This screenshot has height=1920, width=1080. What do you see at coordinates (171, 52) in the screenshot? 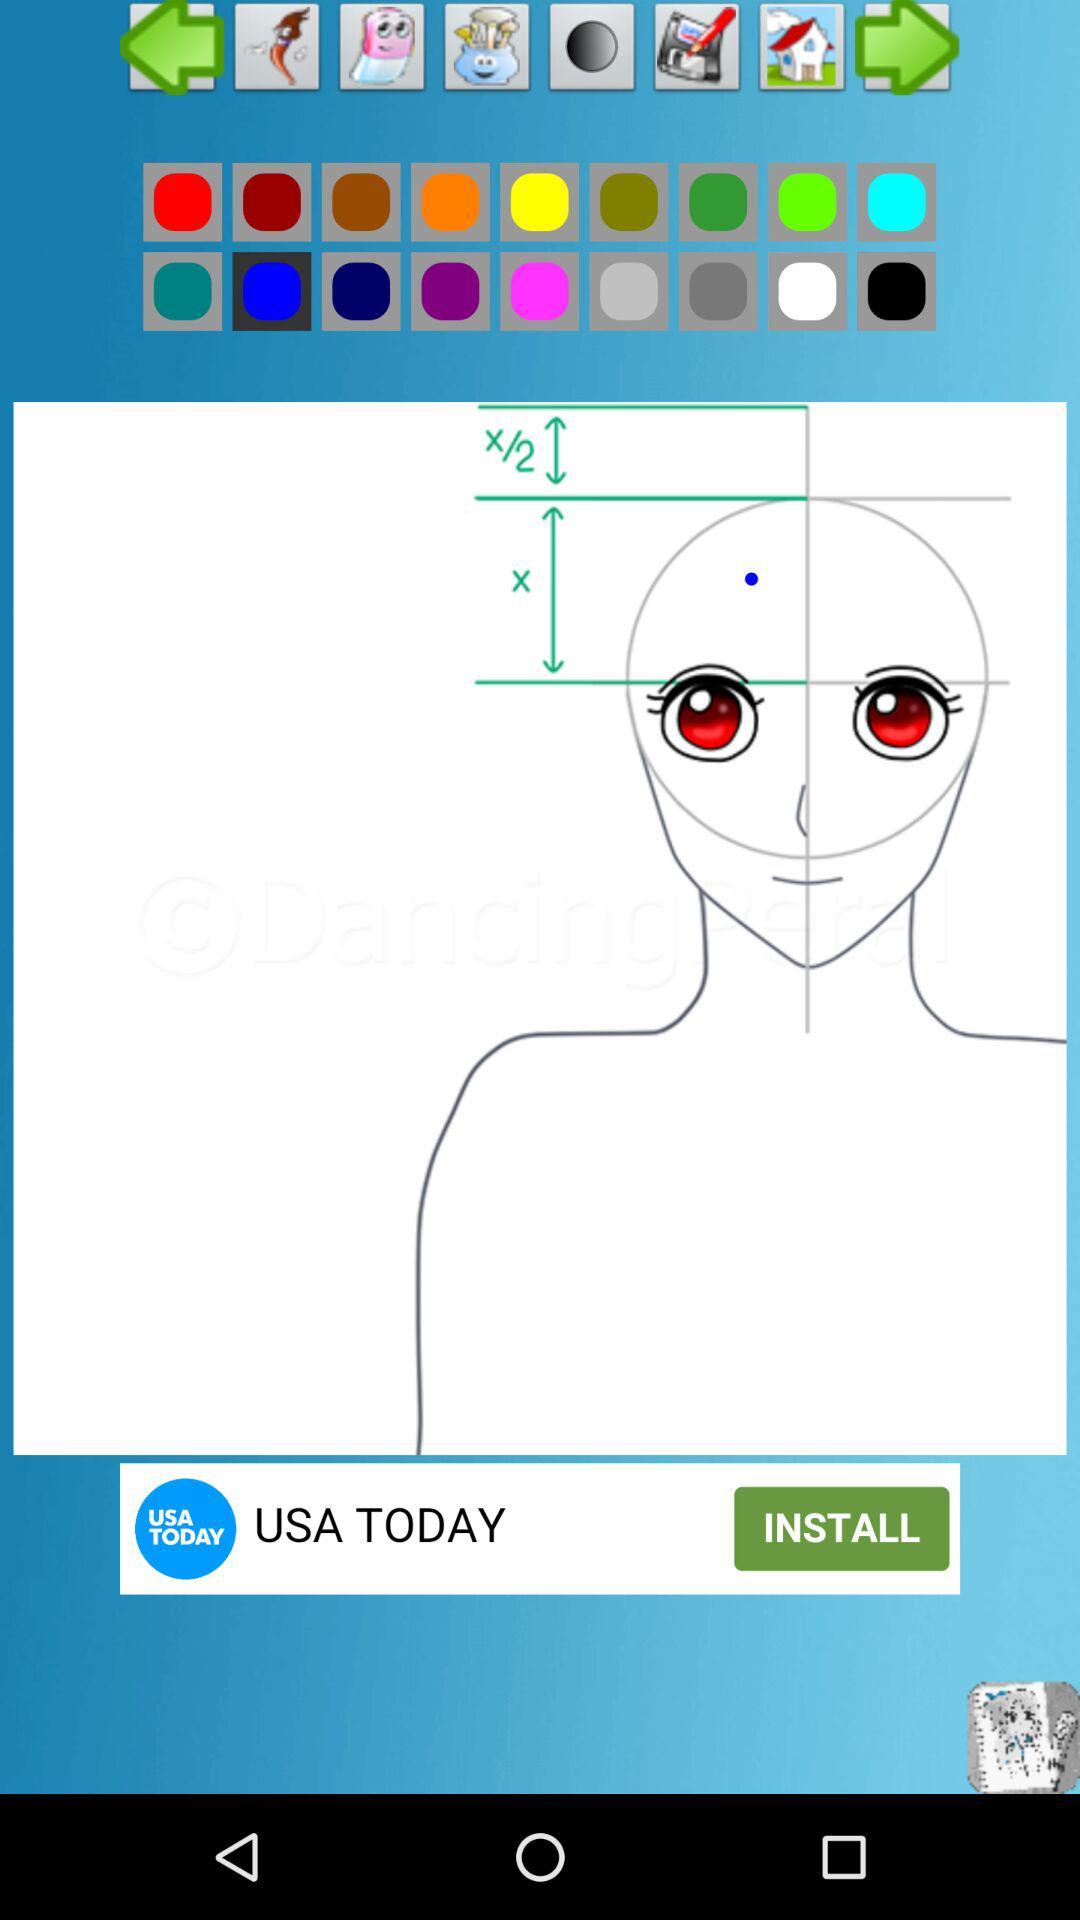
I see `previous menu` at bounding box center [171, 52].